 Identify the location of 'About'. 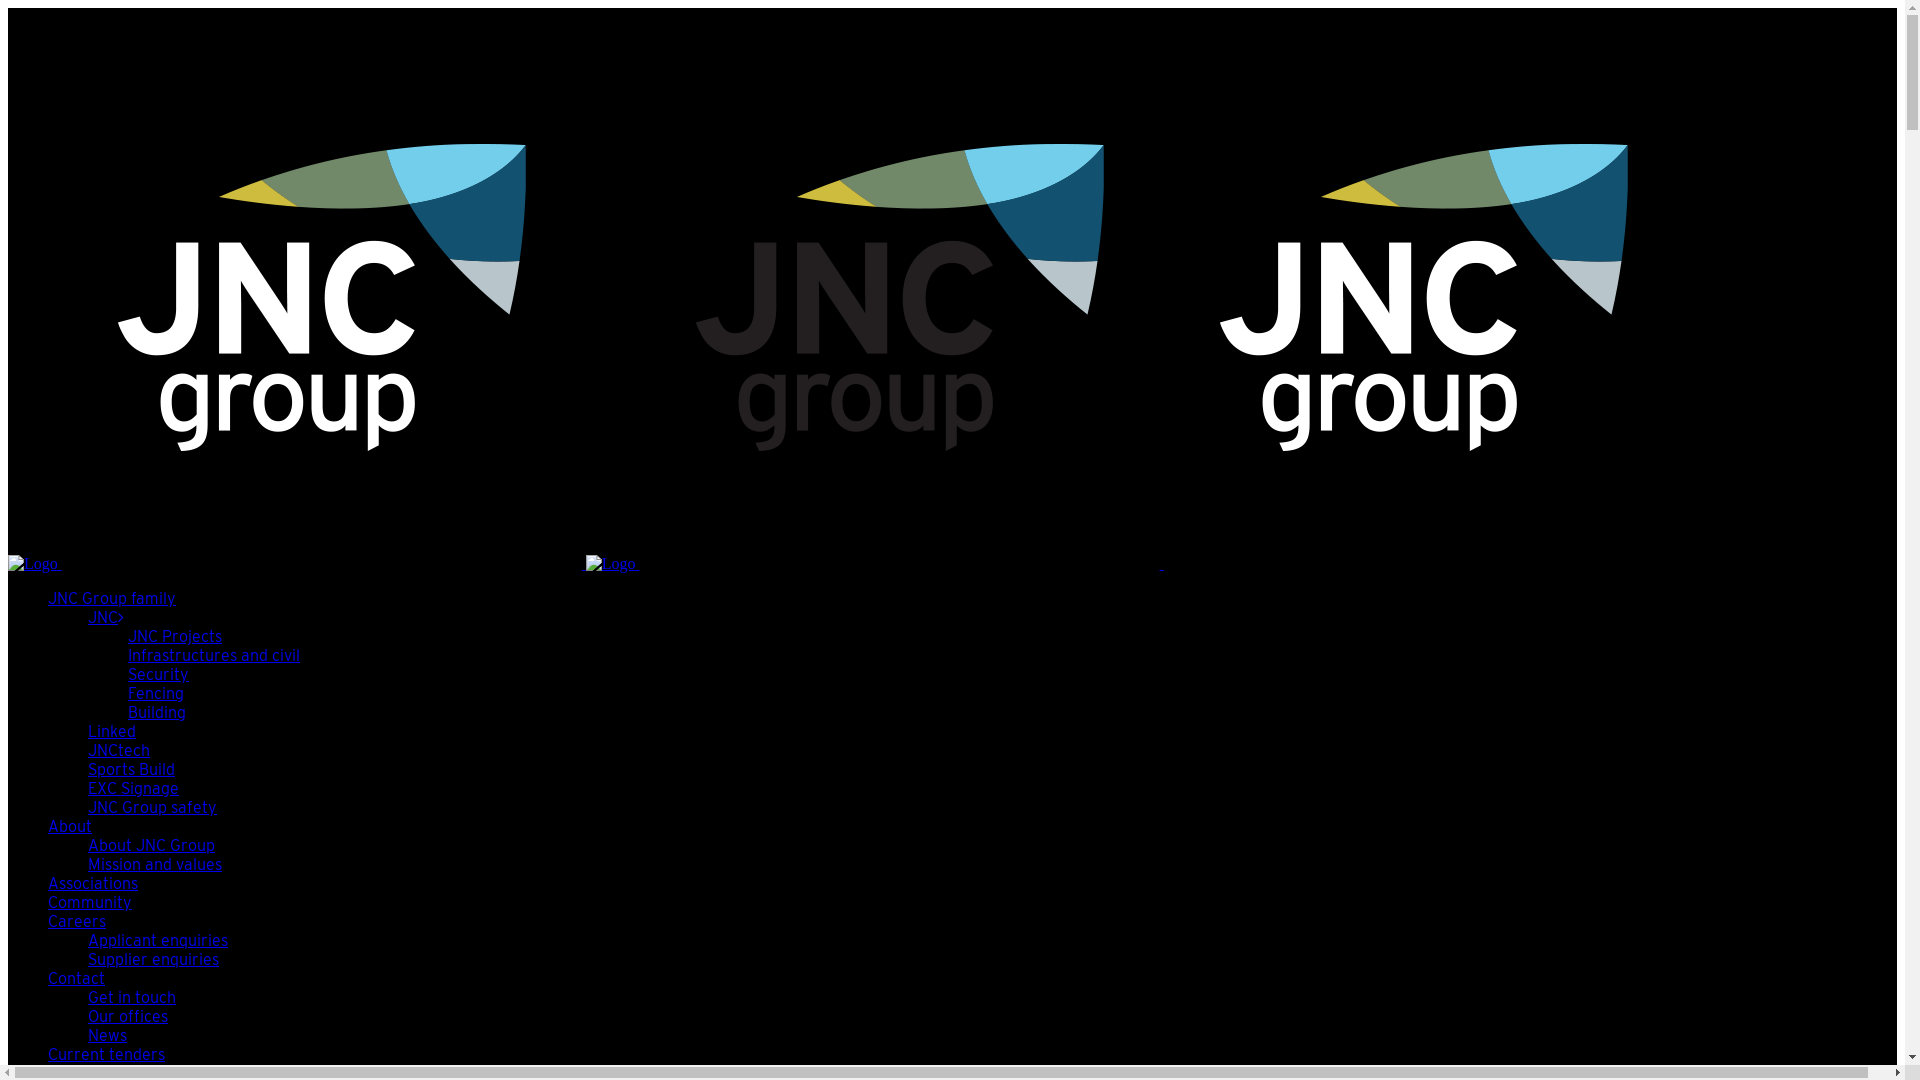
(70, 826).